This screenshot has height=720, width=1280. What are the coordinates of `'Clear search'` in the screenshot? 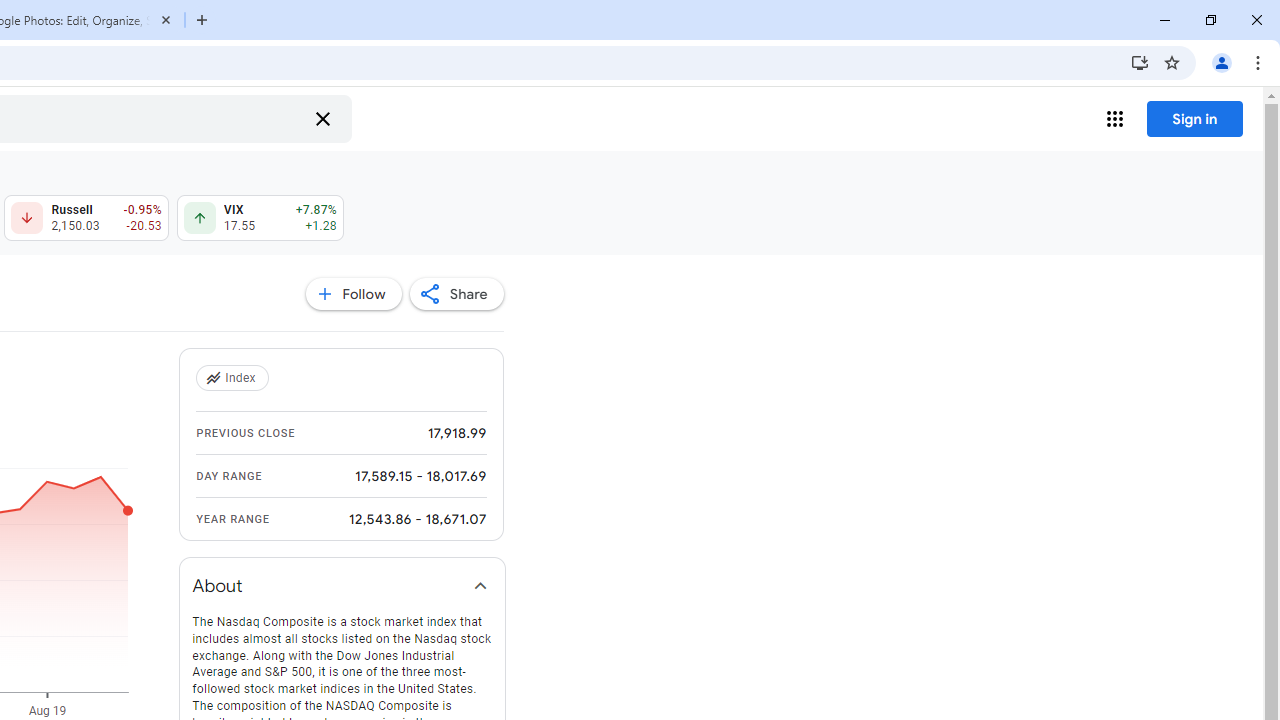 It's located at (322, 118).